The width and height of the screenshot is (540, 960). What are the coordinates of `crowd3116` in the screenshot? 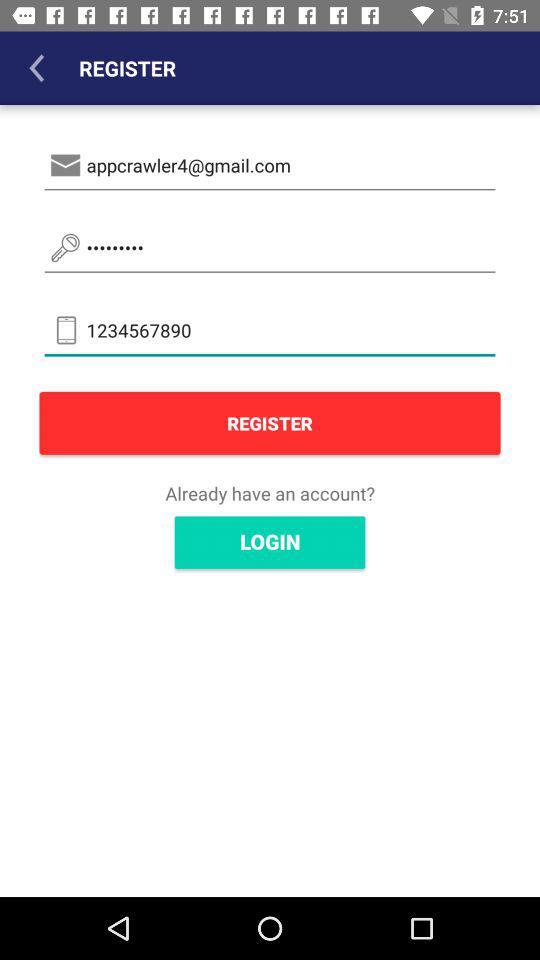 It's located at (270, 247).